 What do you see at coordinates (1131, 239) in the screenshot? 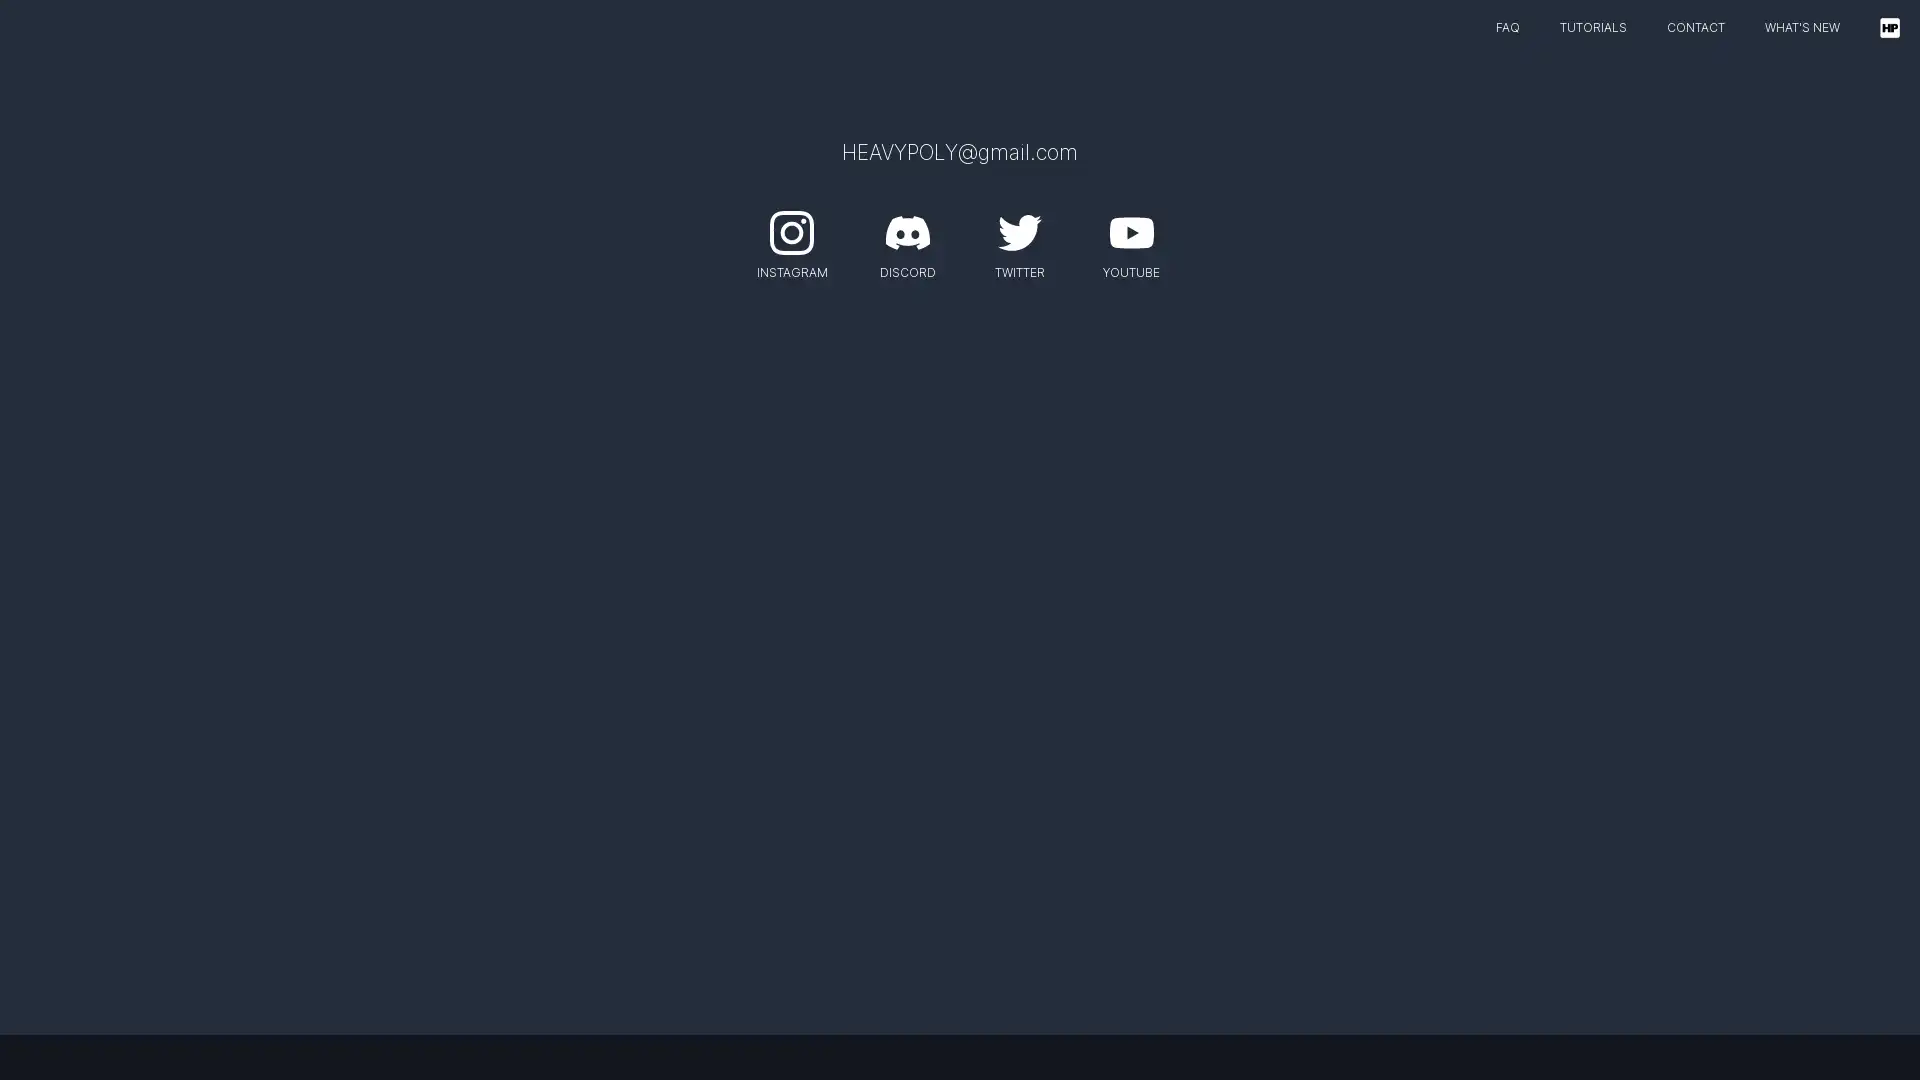
I see `YOUTUBE` at bounding box center [1131, 239].